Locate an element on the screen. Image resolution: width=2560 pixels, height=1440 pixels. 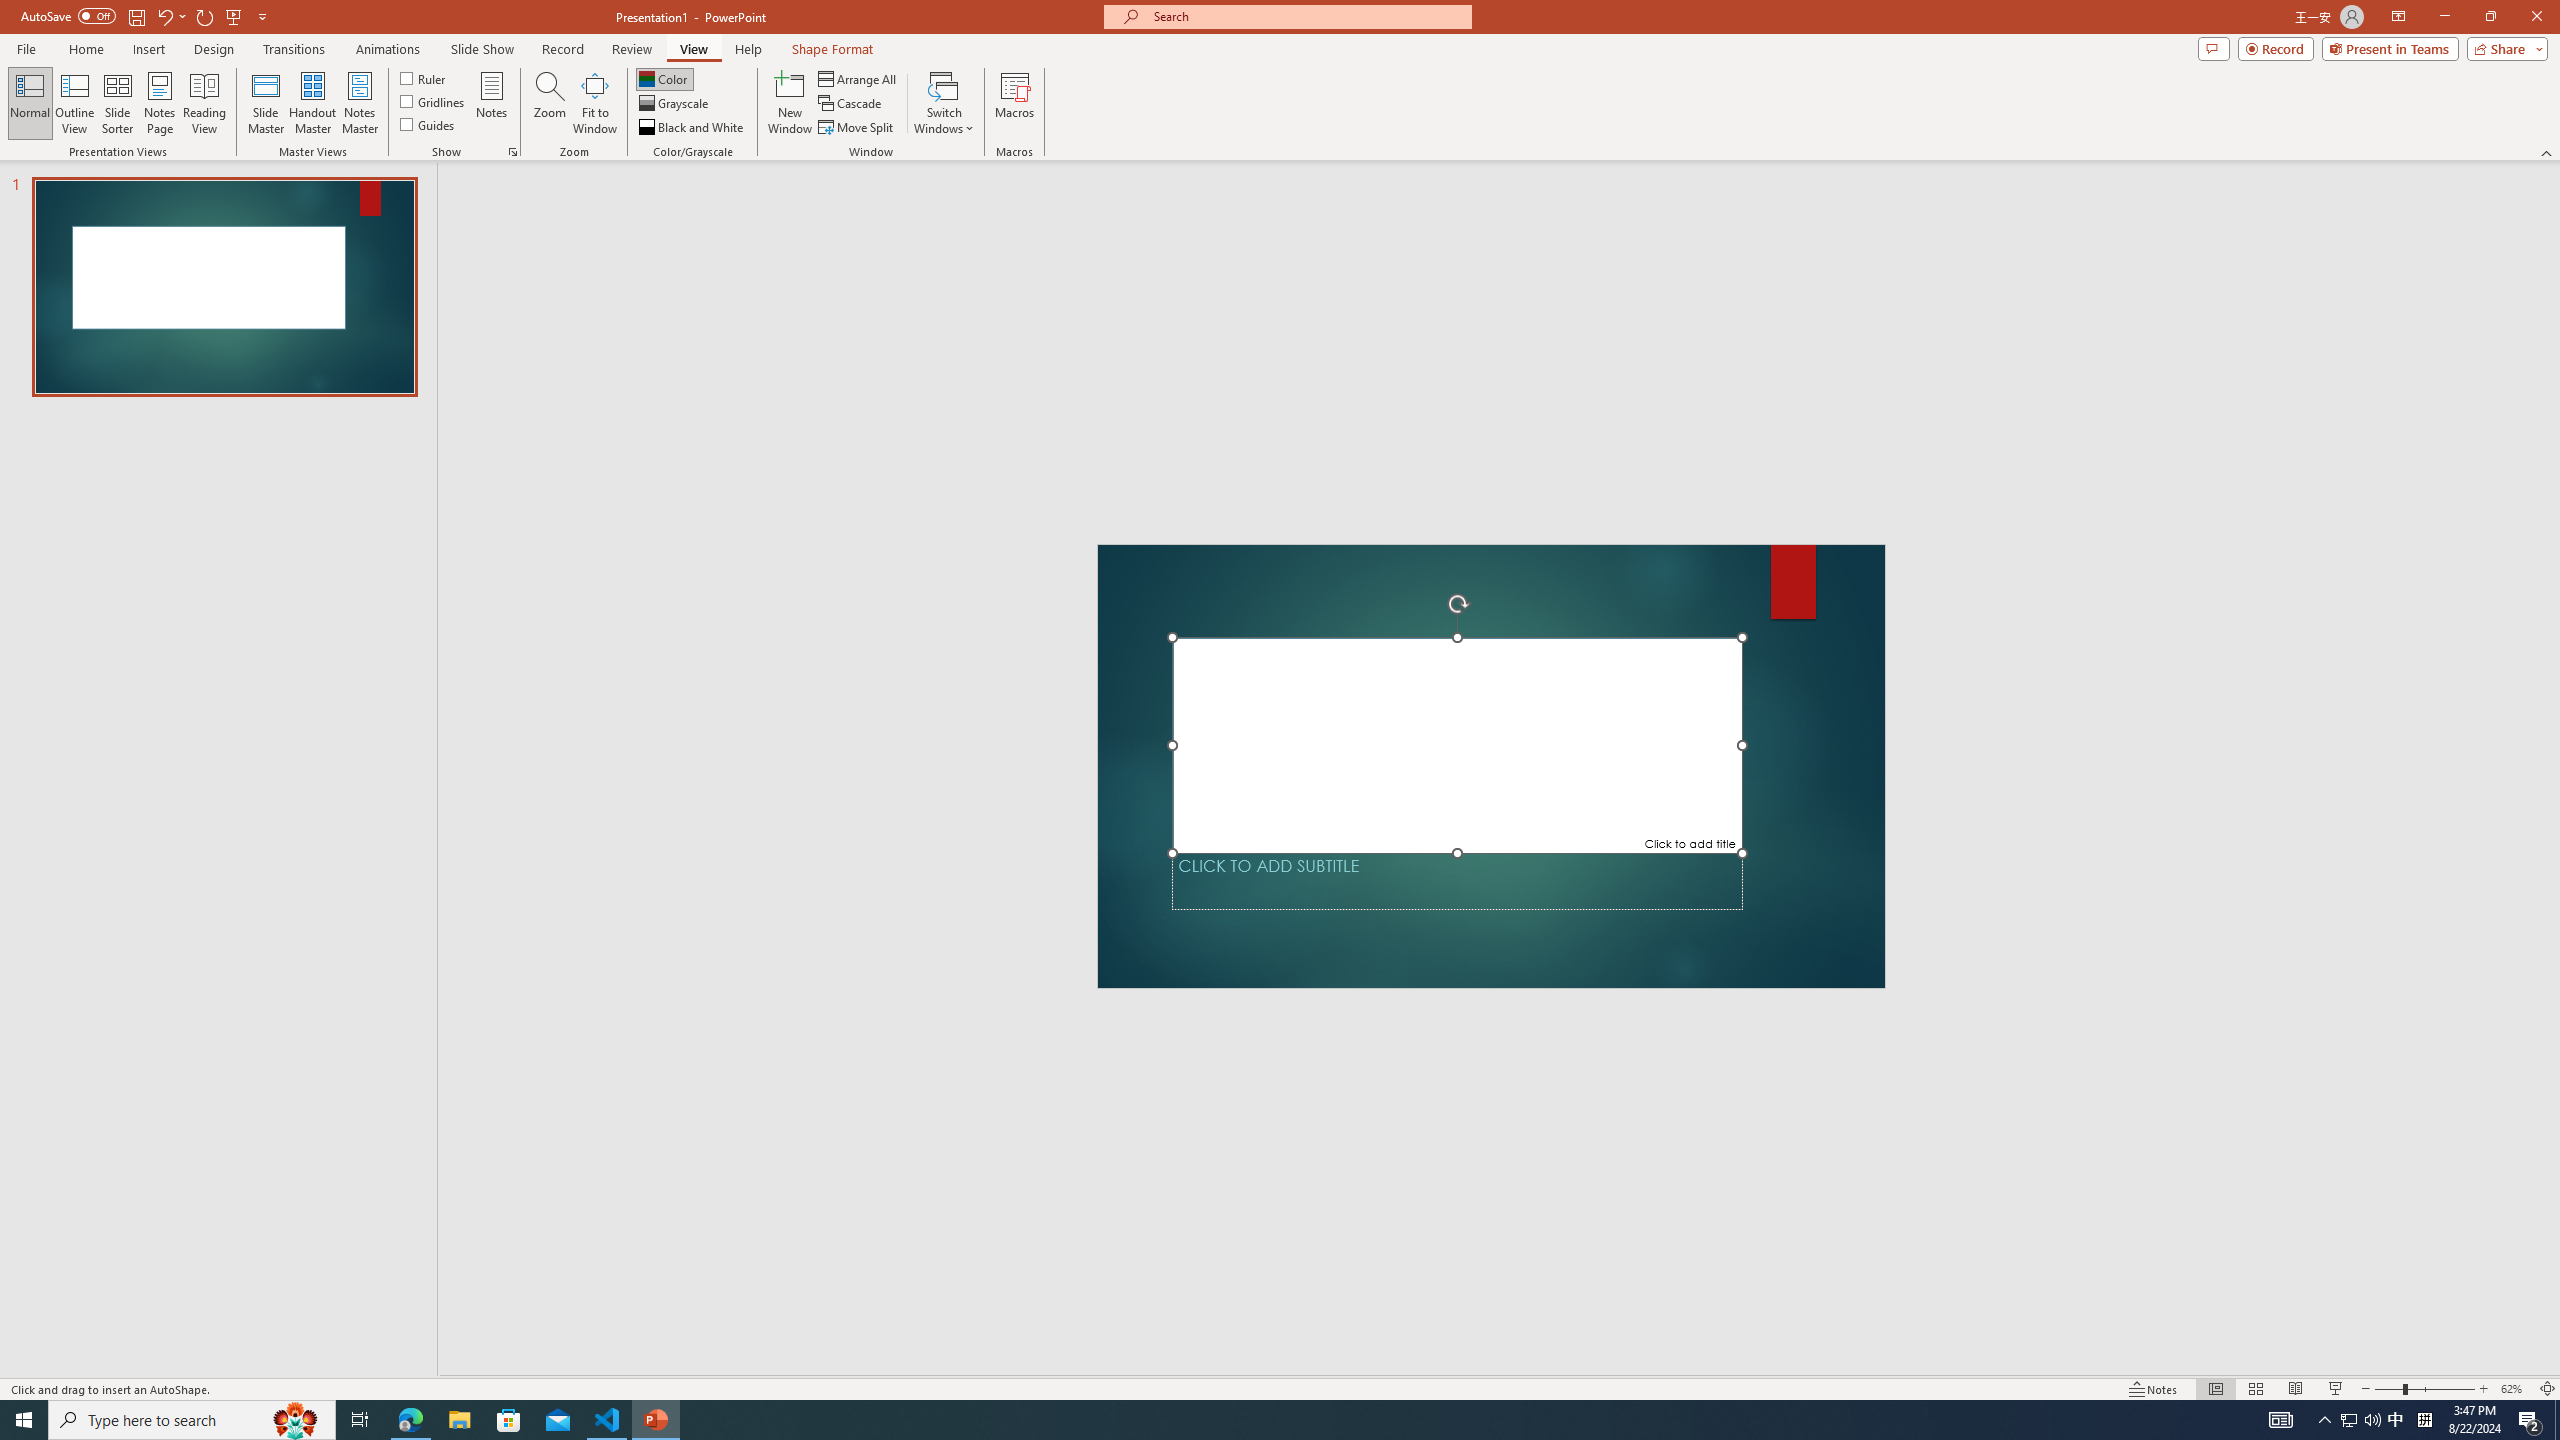
'Move Split' is located at coordinates (856, 127).